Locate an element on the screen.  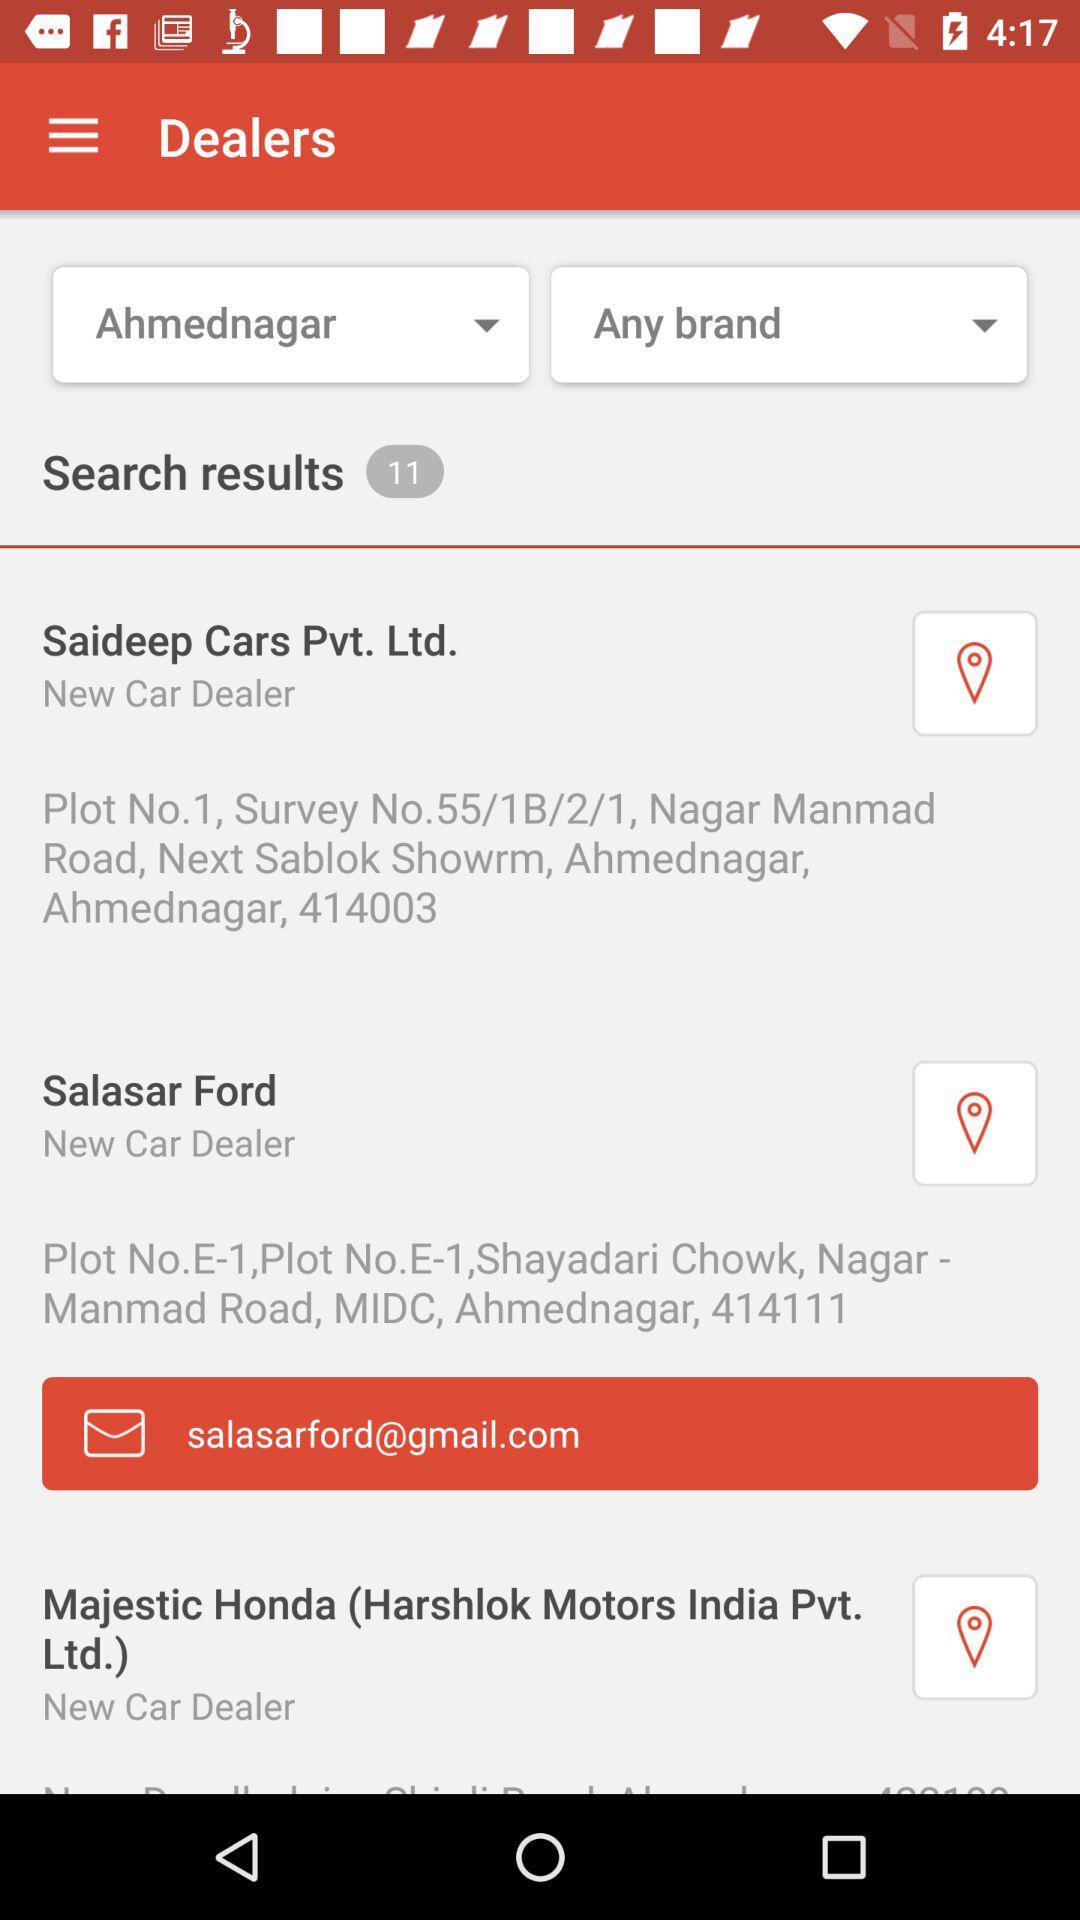
show on maps is located at coordinates (974, 1637).